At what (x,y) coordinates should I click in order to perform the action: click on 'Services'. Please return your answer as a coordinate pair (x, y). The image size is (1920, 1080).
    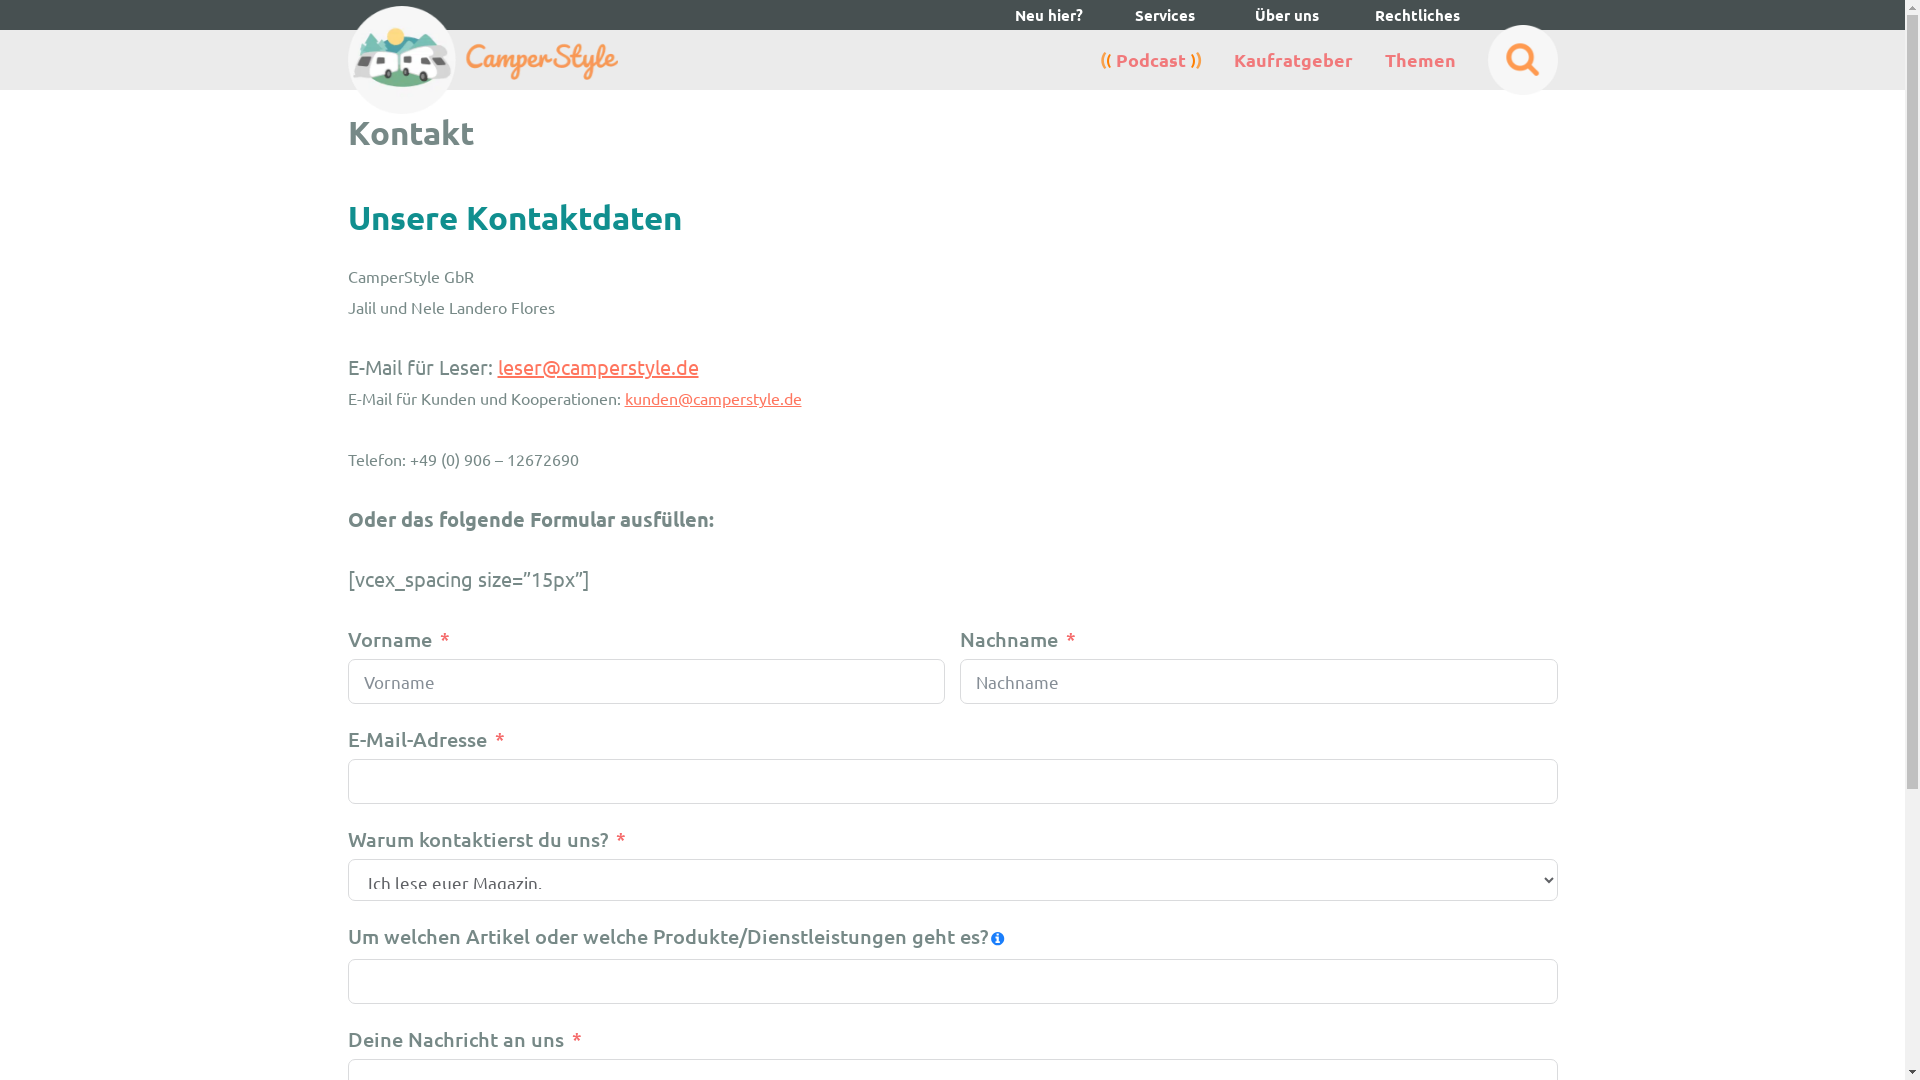
    Looking at the image, I should click on (1165, 15).